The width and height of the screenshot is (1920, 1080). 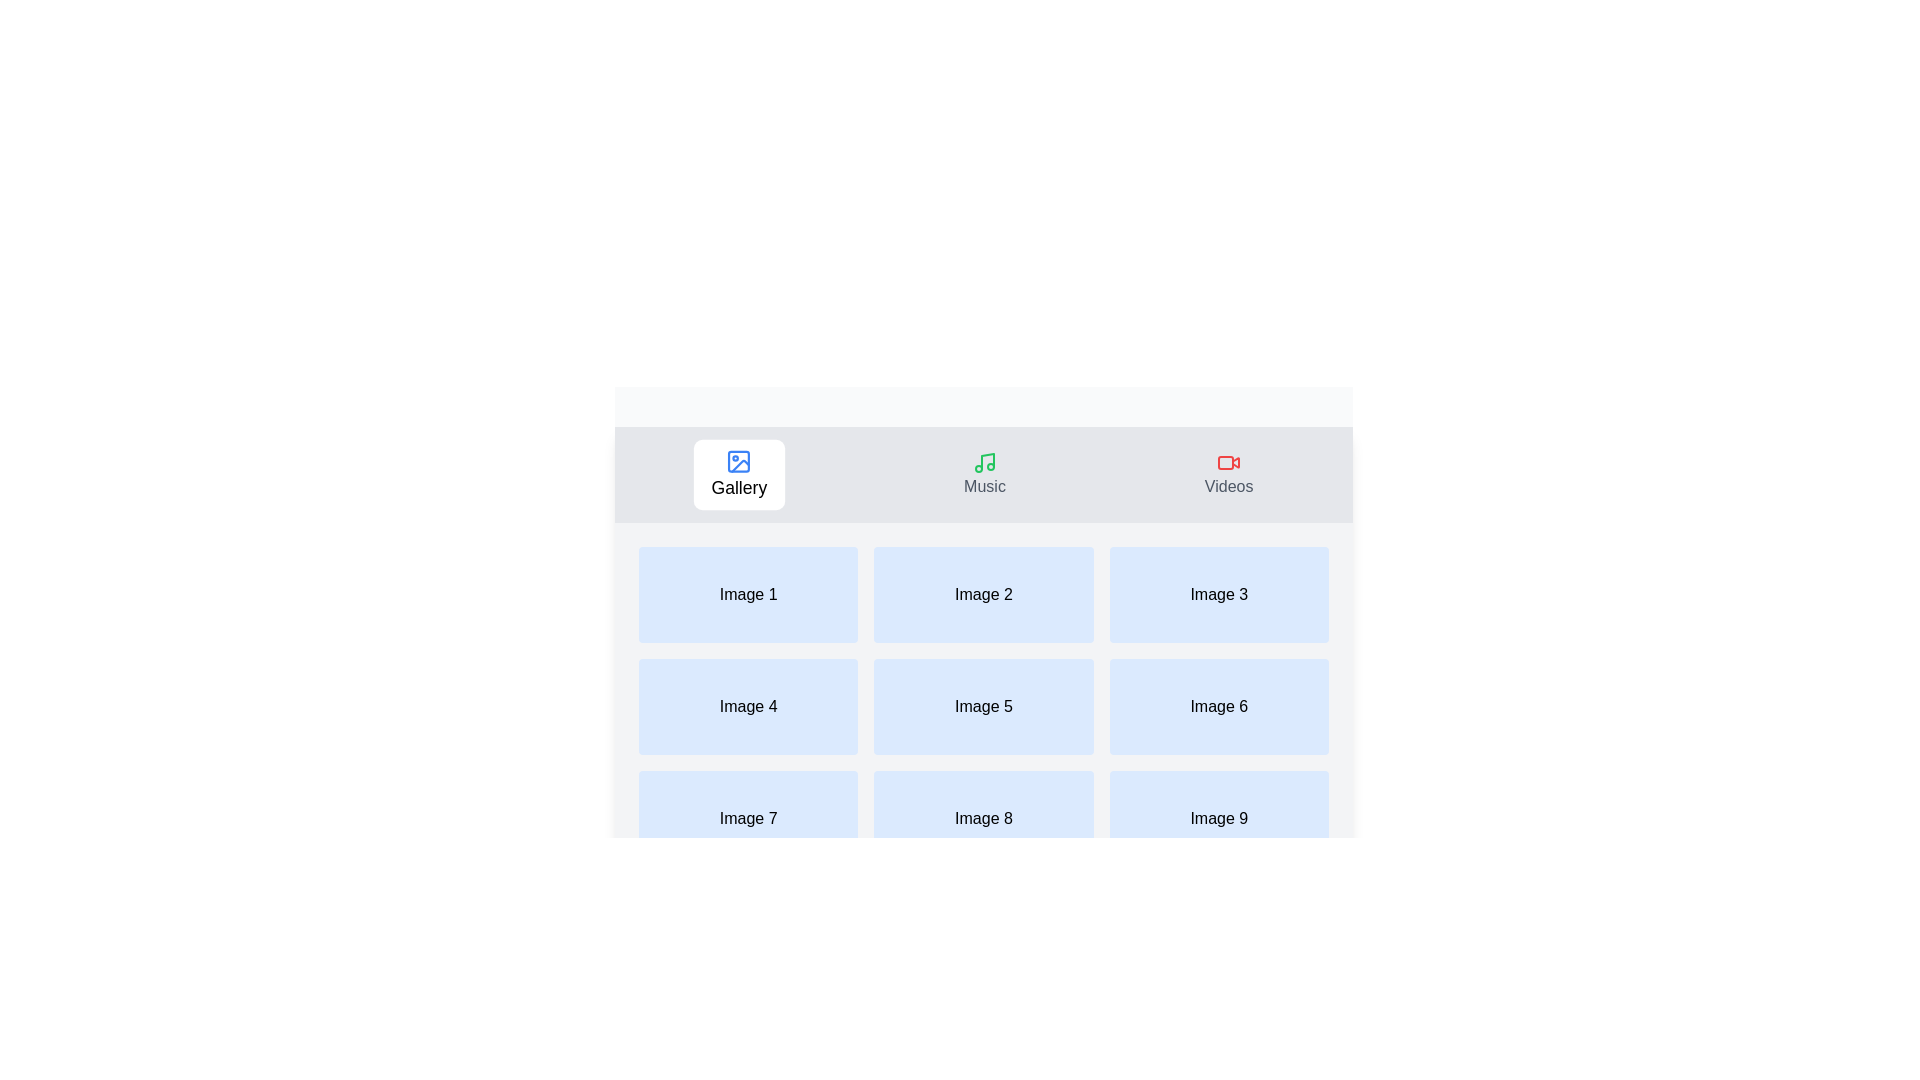 I want to click on the tab labeled Music to select it, so click(x=984, y=474).